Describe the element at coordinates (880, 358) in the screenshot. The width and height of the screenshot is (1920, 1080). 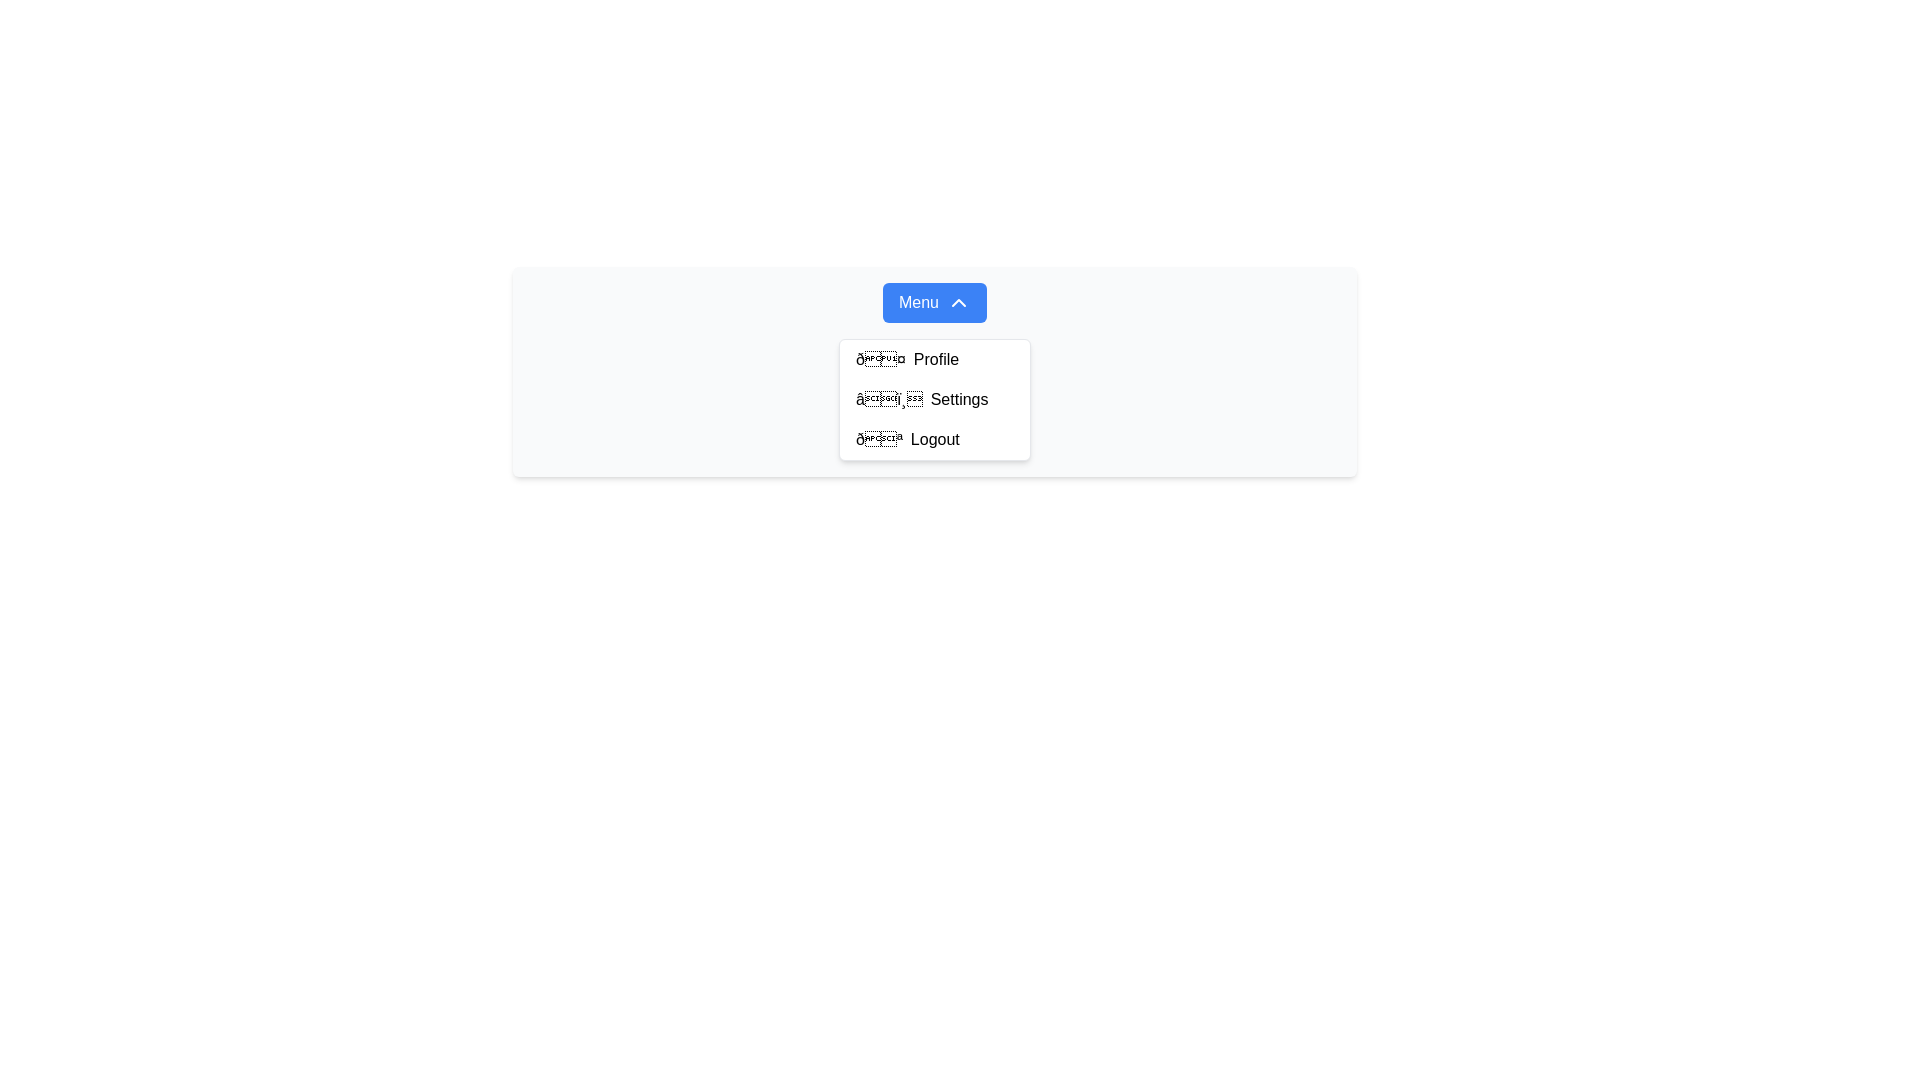
I see `the 'Profile' icon located in the dropdown menu labeled 'Menu', which is positioned to the immediate left of the text 'Profile'` at that location.